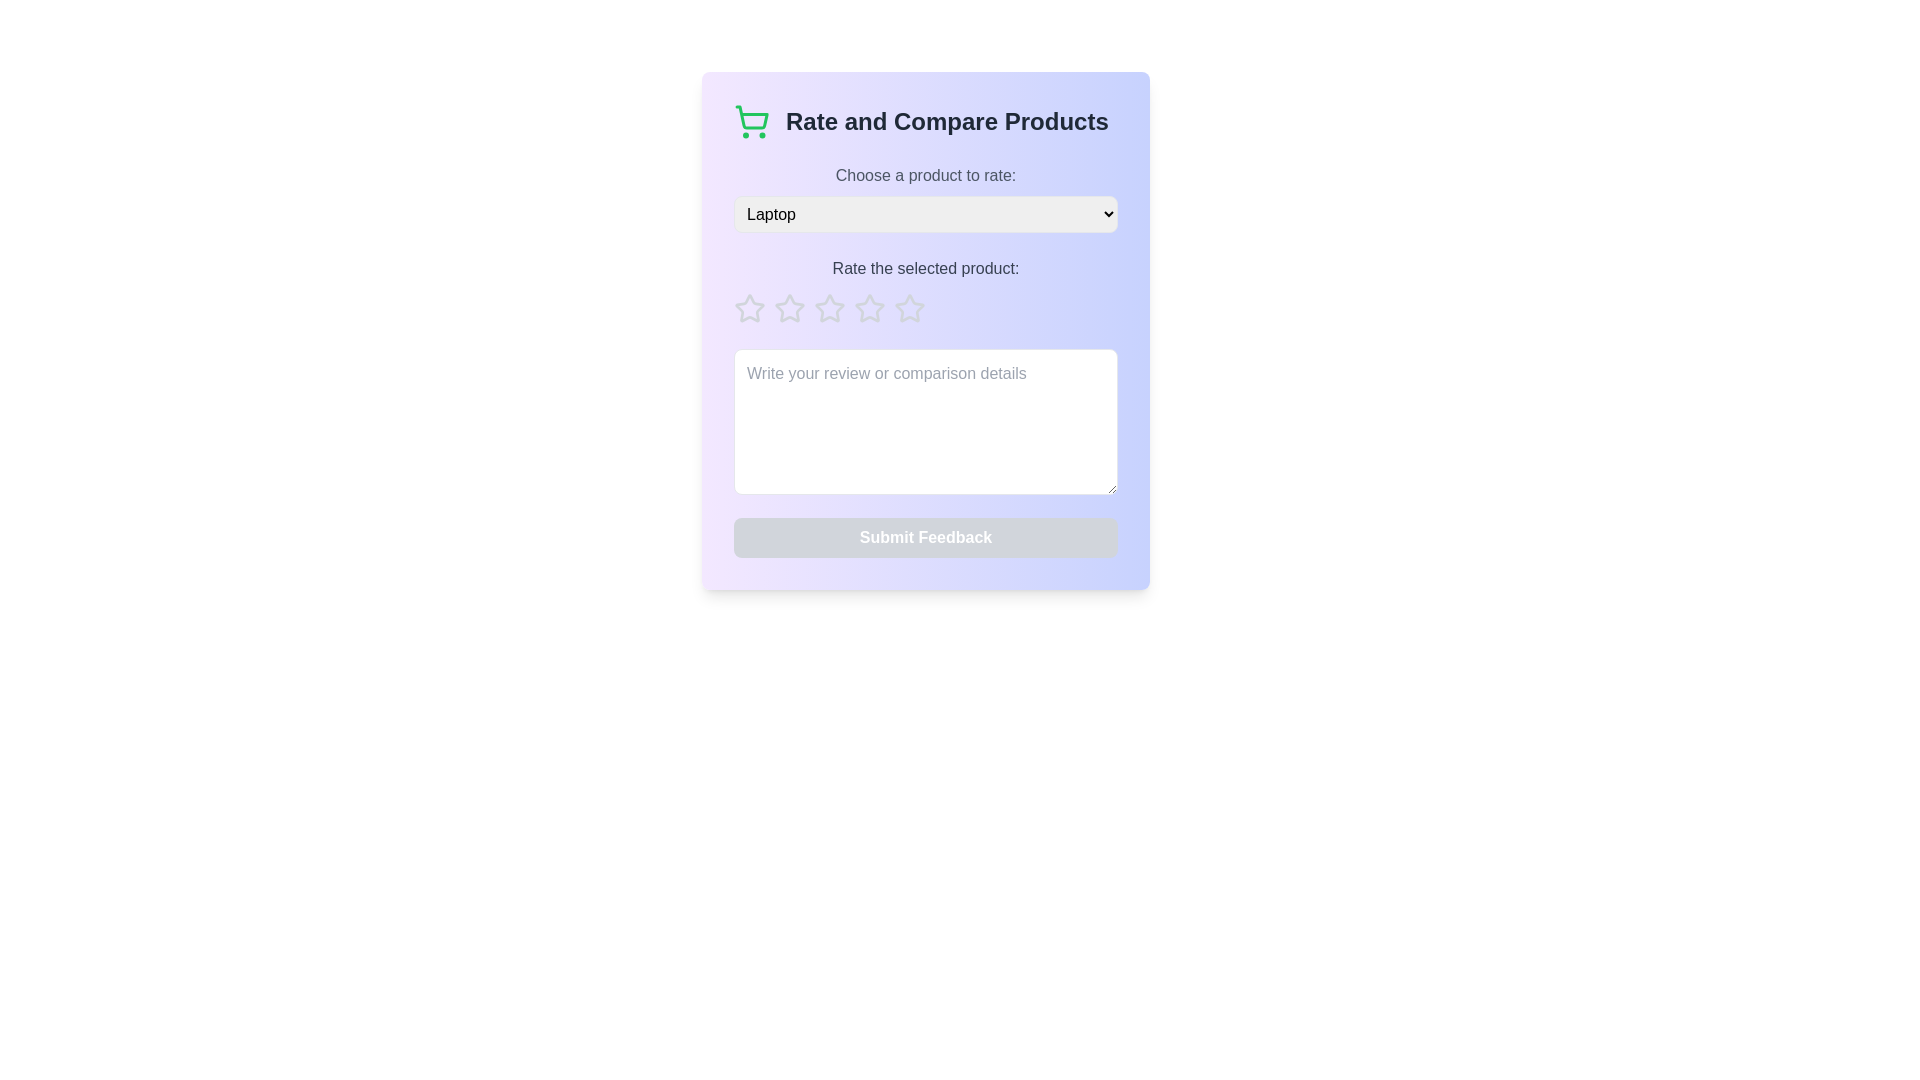  What do you see at coordinates (869, 308) in the screenshot?
I see `the third star rating button in the 'Rate and Compare Products' dialogue box` at bounding box center [869, 308].